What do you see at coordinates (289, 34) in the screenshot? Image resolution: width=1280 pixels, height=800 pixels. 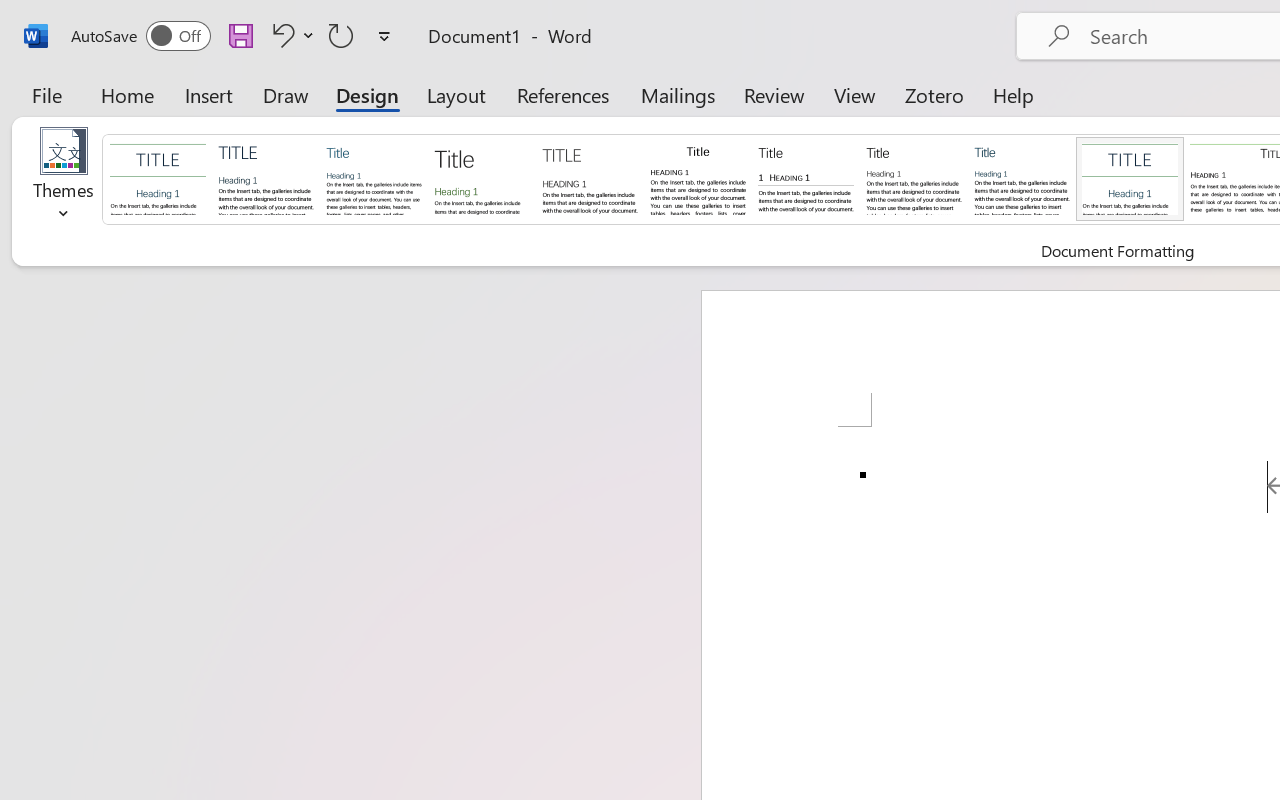 I see `'Undo Apply Quick Style Set'` at bounding box center [289, 34].